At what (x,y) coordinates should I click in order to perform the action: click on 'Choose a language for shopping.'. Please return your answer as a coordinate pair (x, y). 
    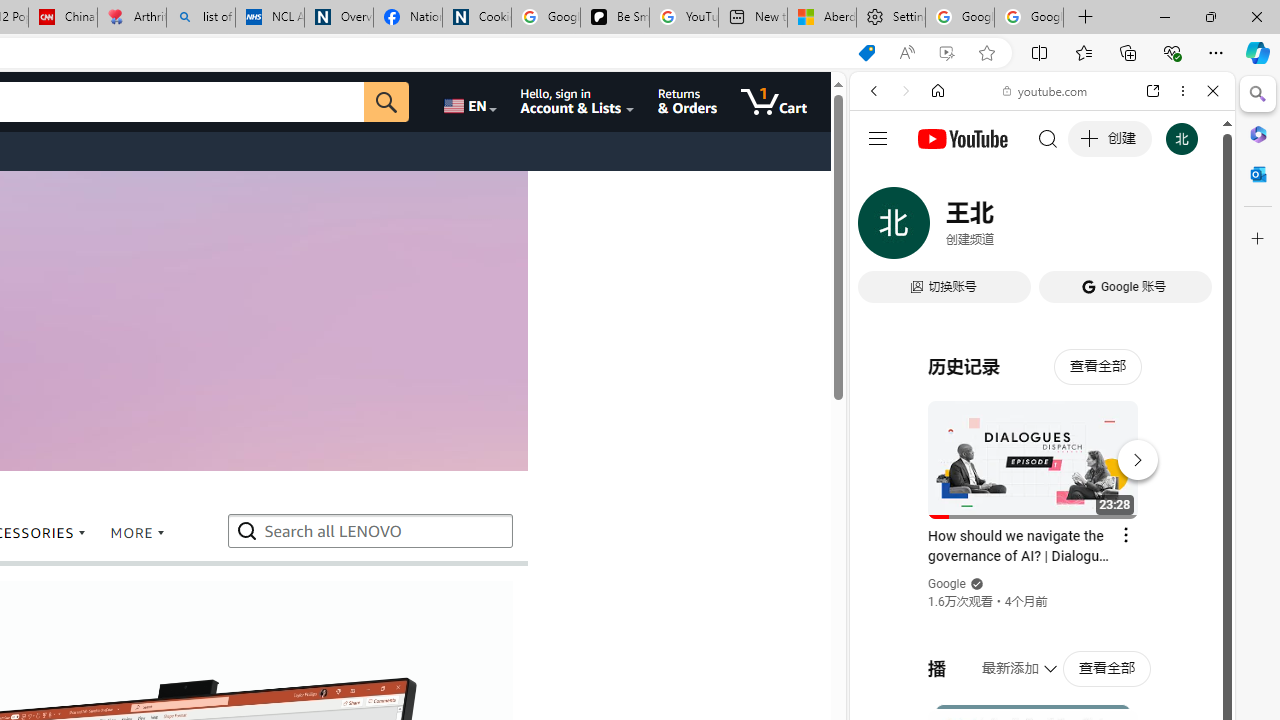
    Looking at the image, I should click on (468, 101).